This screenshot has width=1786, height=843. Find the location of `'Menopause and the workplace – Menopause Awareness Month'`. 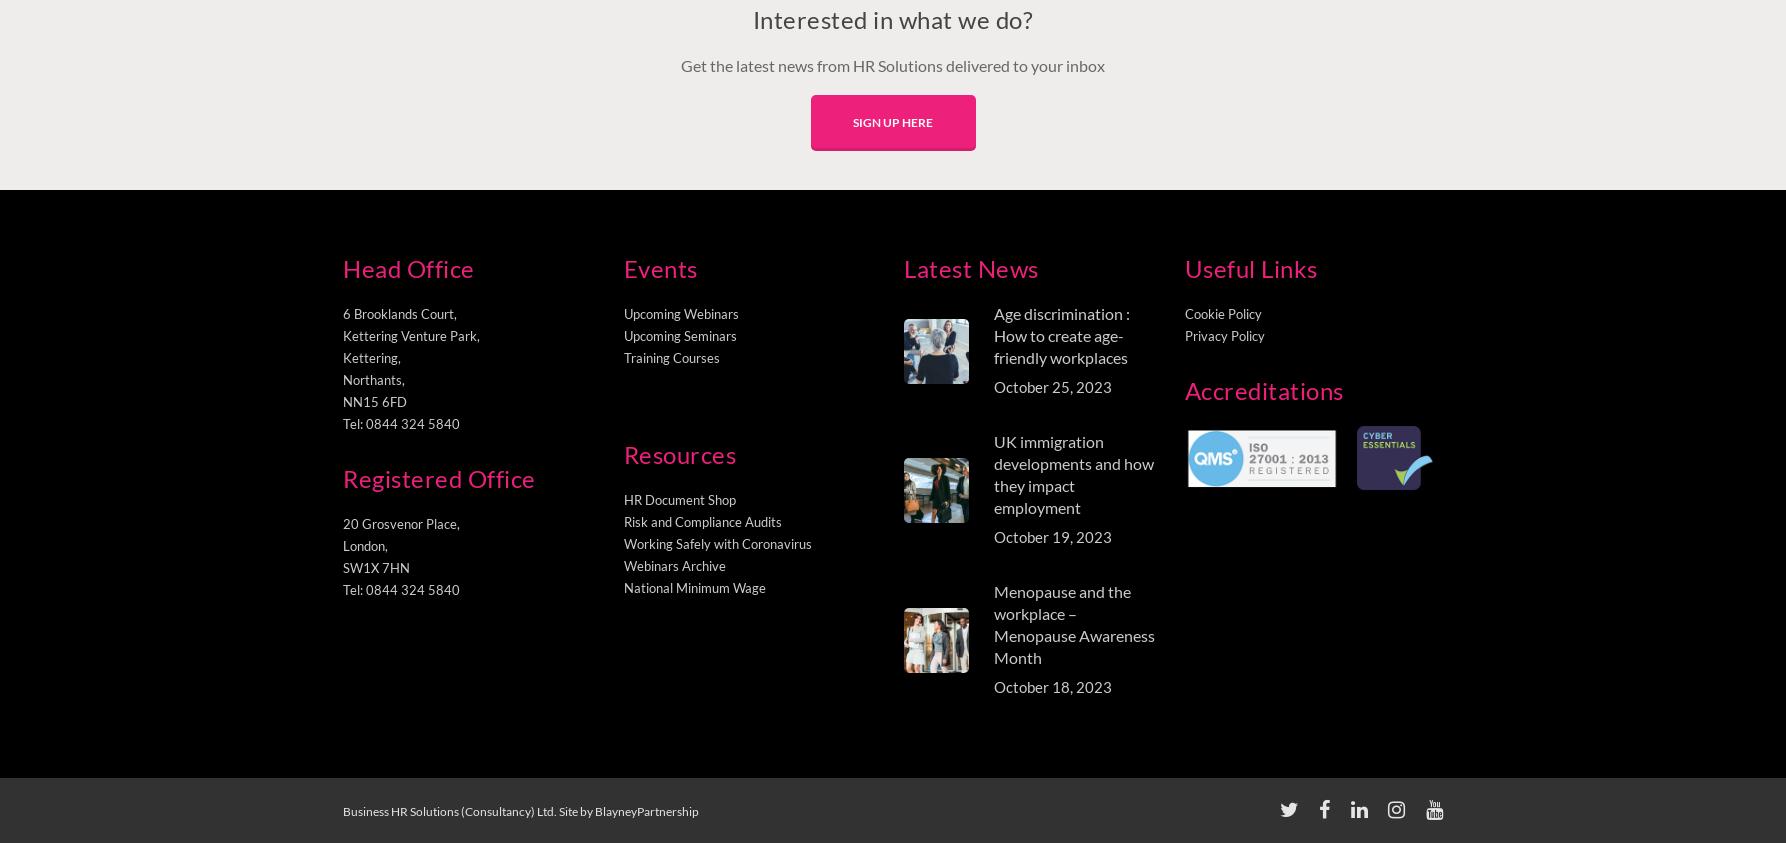

'Menopause and the workplace – Menopause Awareness Month' is located at coordinates (1073, 623).